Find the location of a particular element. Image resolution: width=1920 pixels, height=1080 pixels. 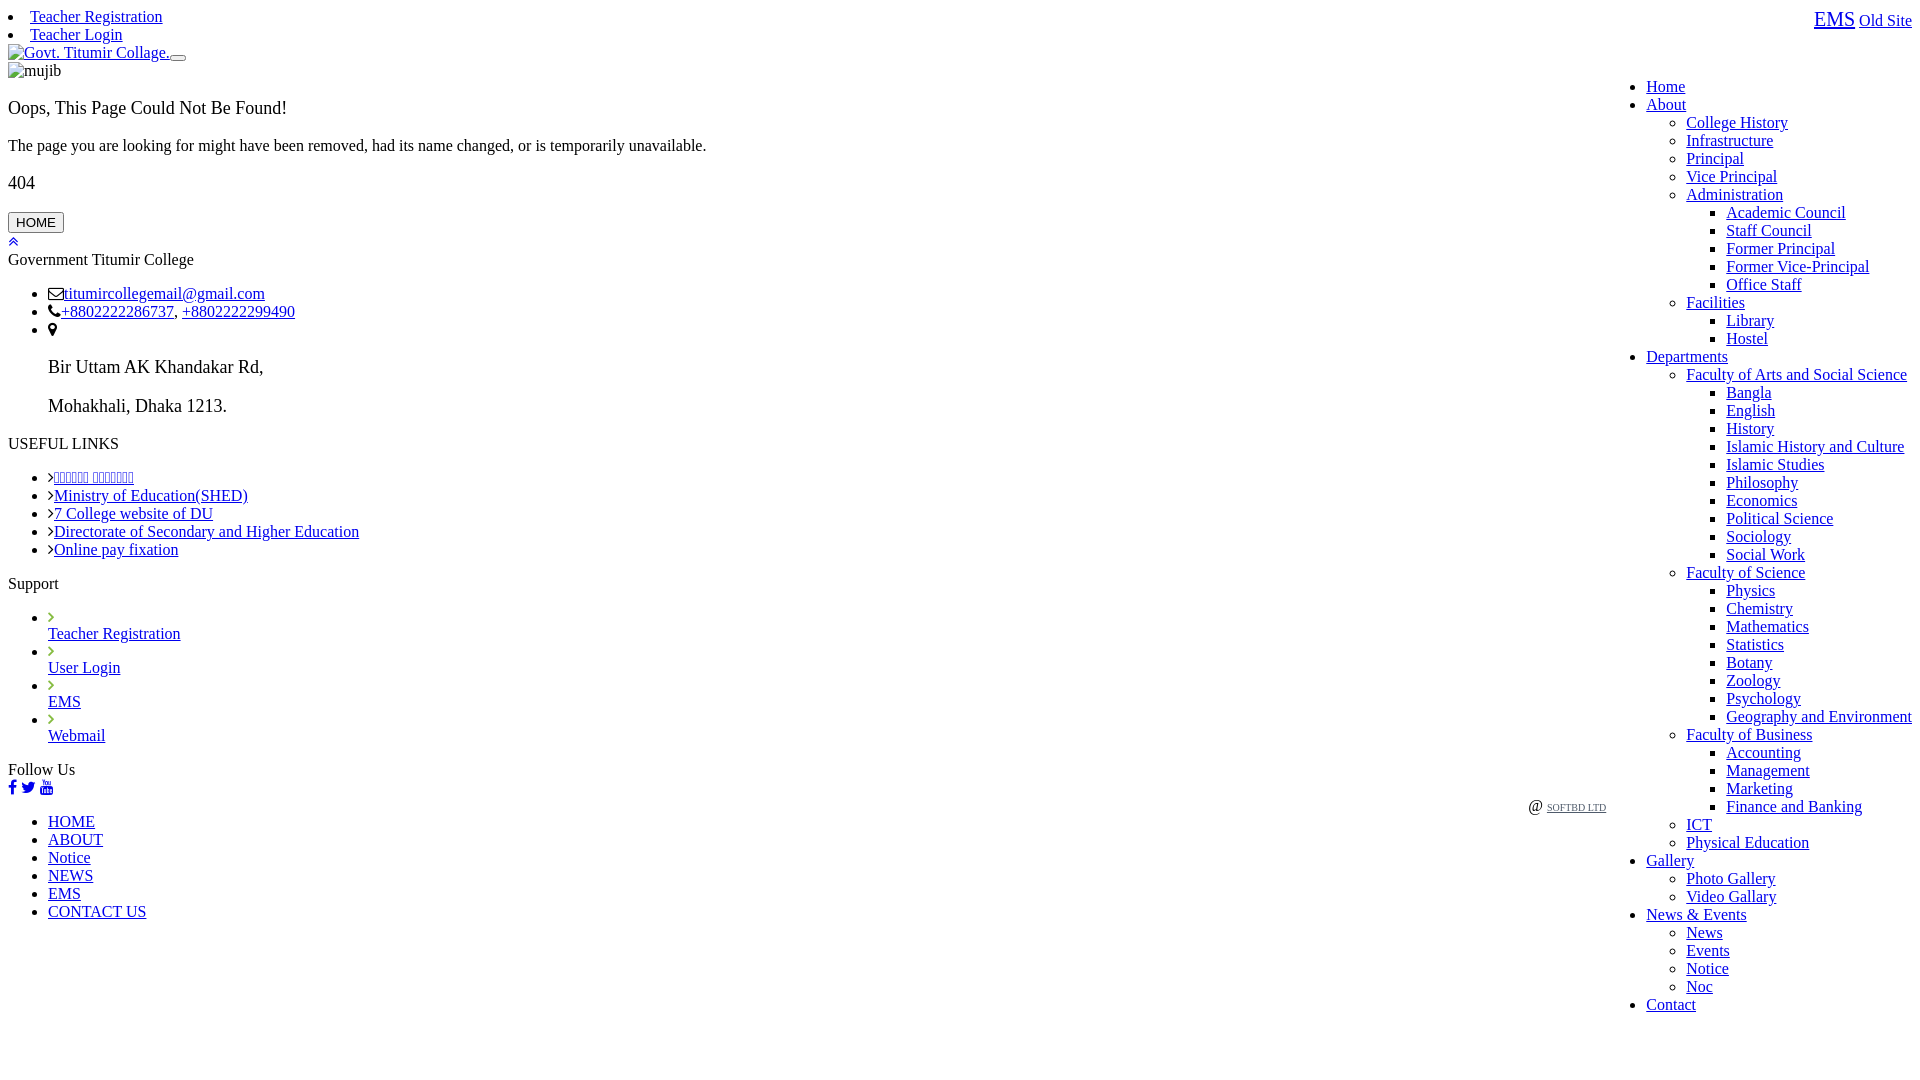

'Teacher Registration' is located at coordinates (113, 633).